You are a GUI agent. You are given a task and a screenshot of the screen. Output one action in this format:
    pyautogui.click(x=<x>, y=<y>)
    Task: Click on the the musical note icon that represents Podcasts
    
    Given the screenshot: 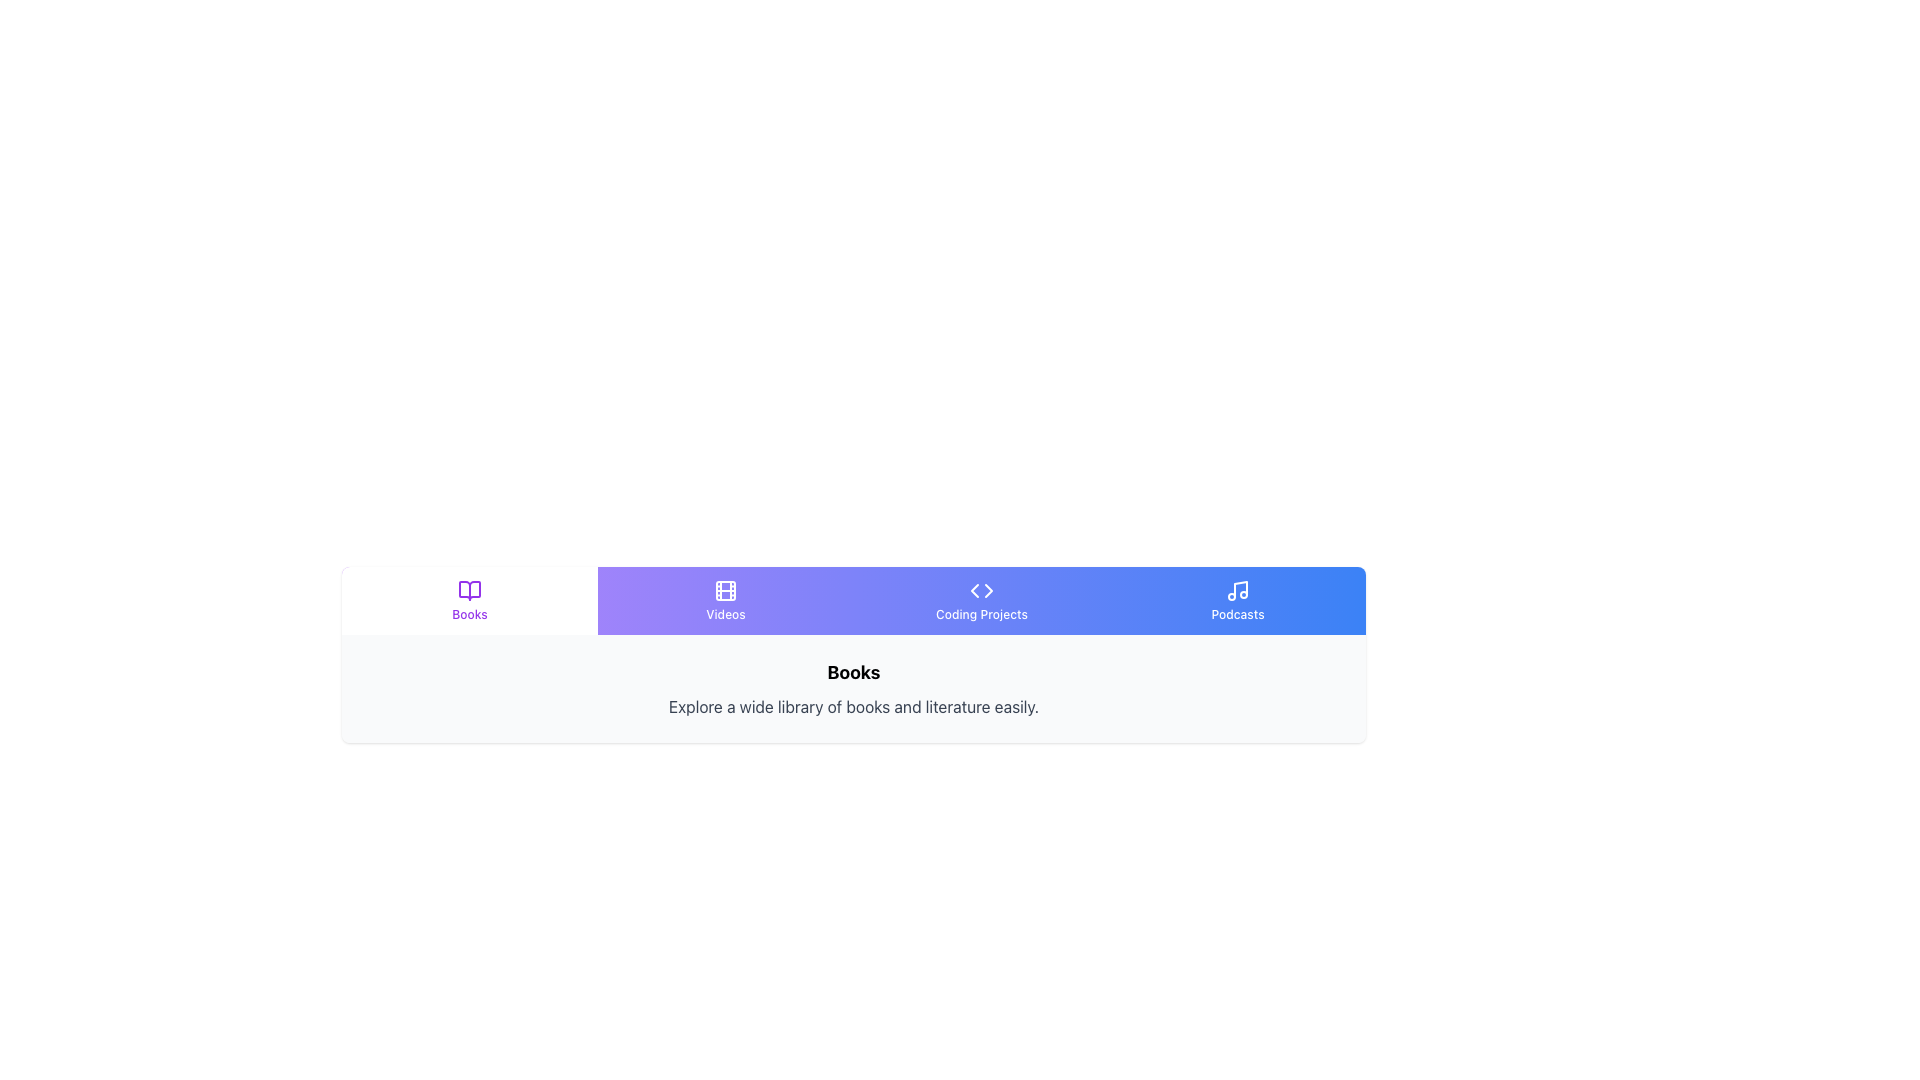 What is the action you would take?
    pyautogui.click(x=1237, y=589)
    